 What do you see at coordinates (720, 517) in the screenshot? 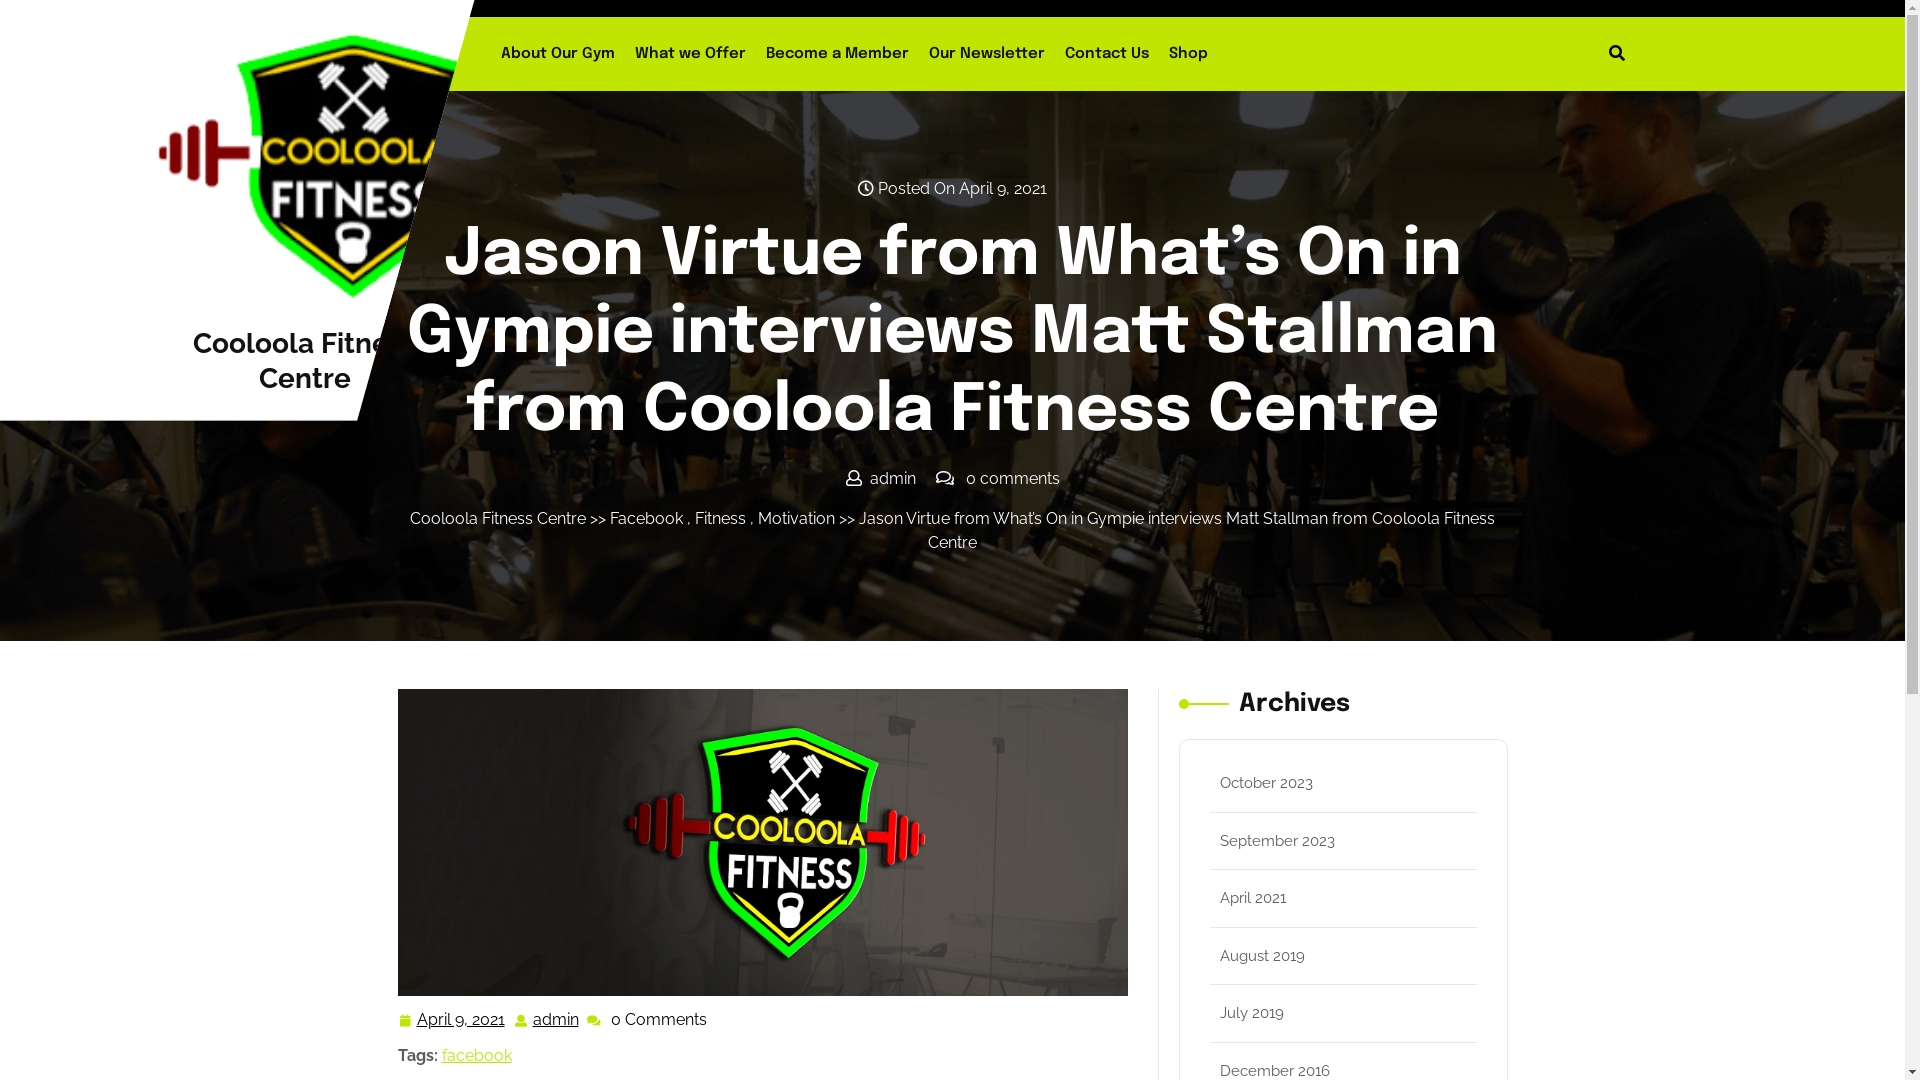
I see `'Fitness'` at bounding box center [720, 517].